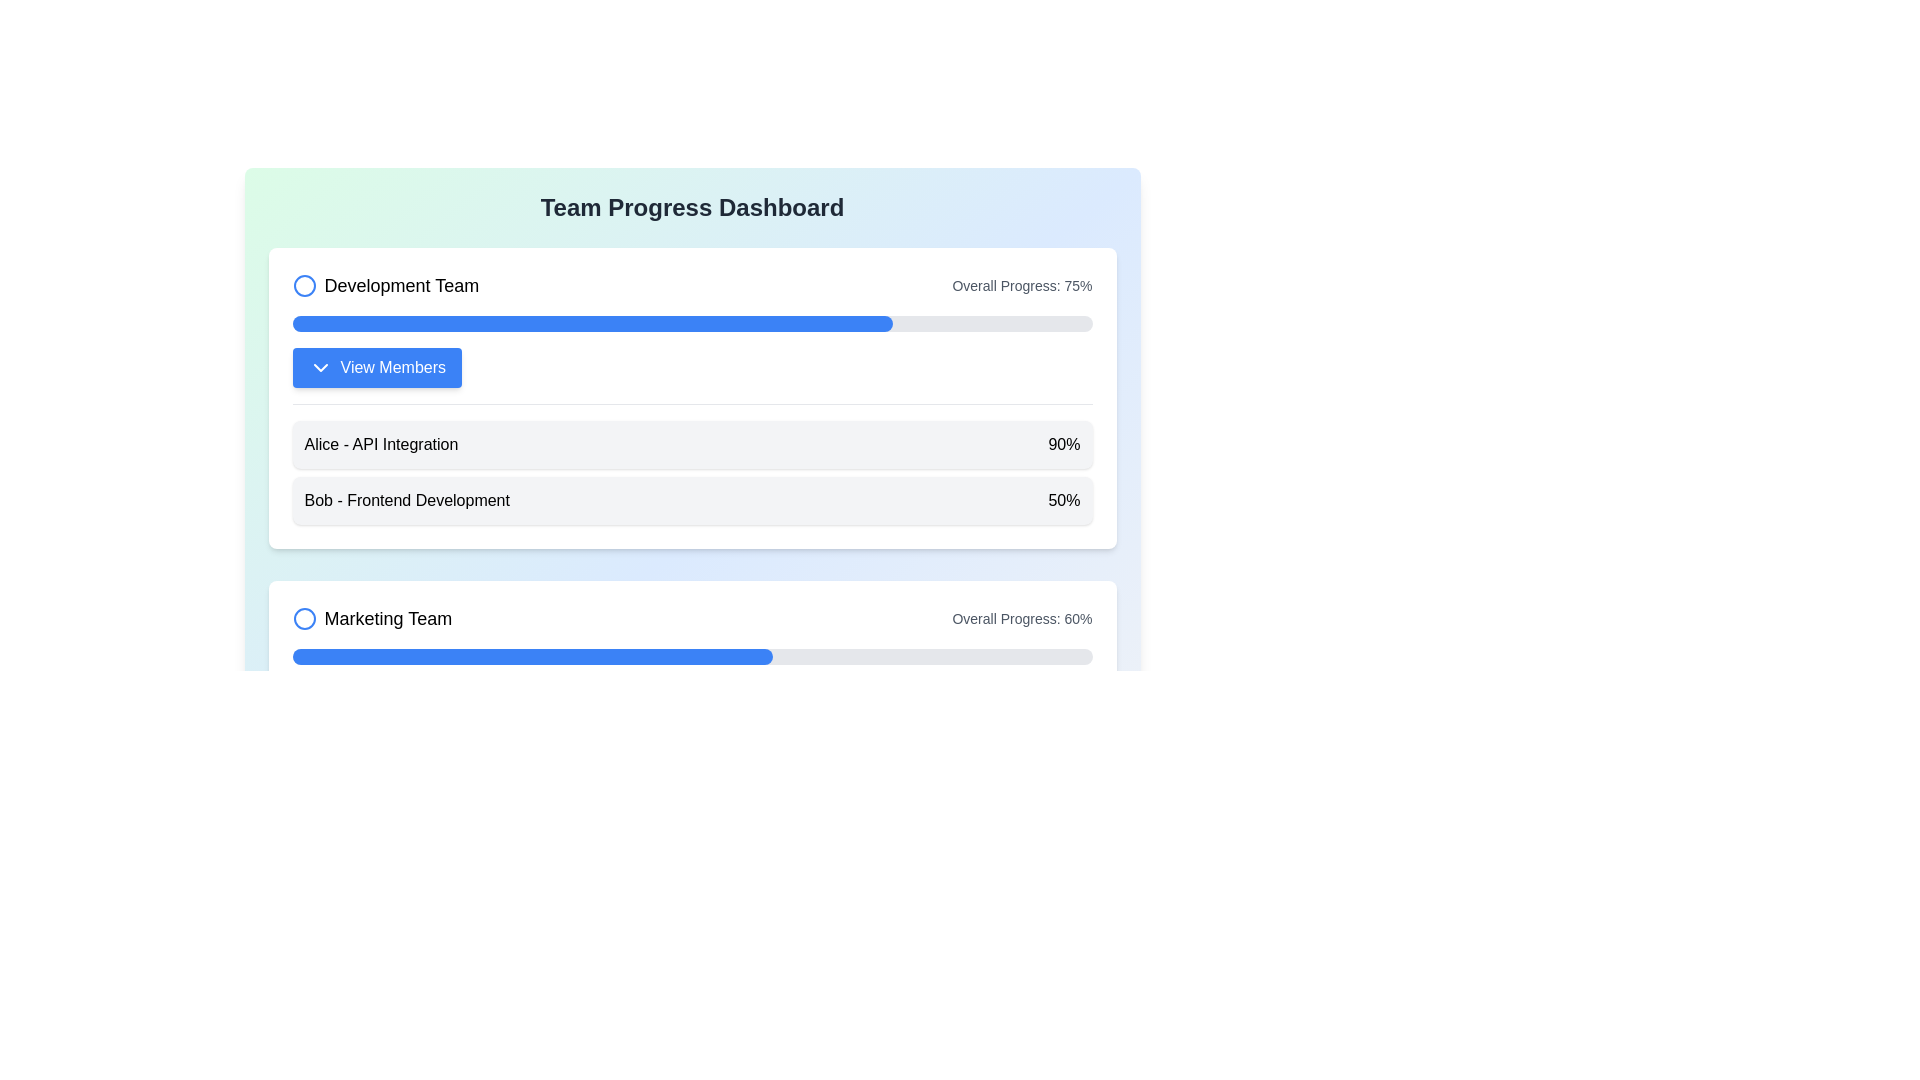  Describe the element at coordinates (1063, 443) in the screenshot. I see `progress text label indicating the percentage of task completion for 'Alice - API Integration', located in the top-right corner of the card` at that location.